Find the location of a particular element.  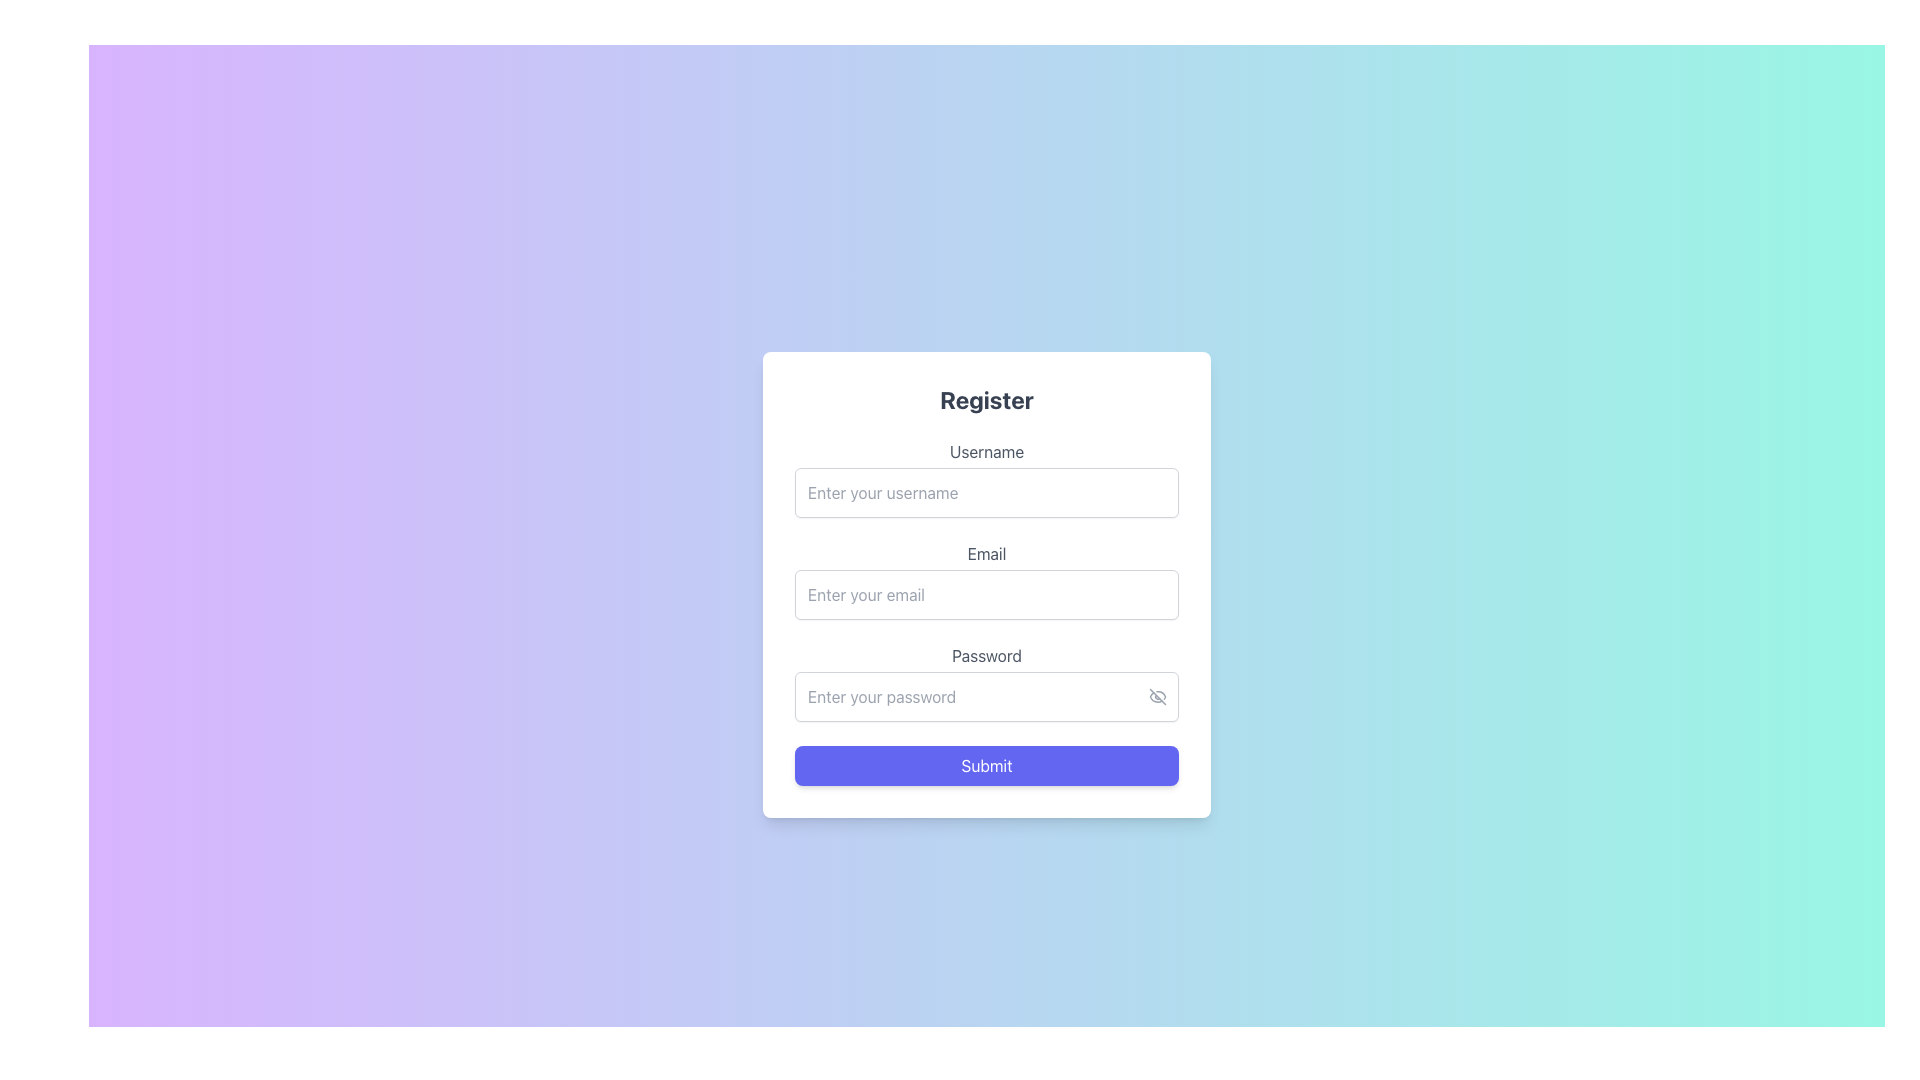

the eye icon button with a strikethrough located at the right edge of the password input field by is located at coordinates (1157, 696).